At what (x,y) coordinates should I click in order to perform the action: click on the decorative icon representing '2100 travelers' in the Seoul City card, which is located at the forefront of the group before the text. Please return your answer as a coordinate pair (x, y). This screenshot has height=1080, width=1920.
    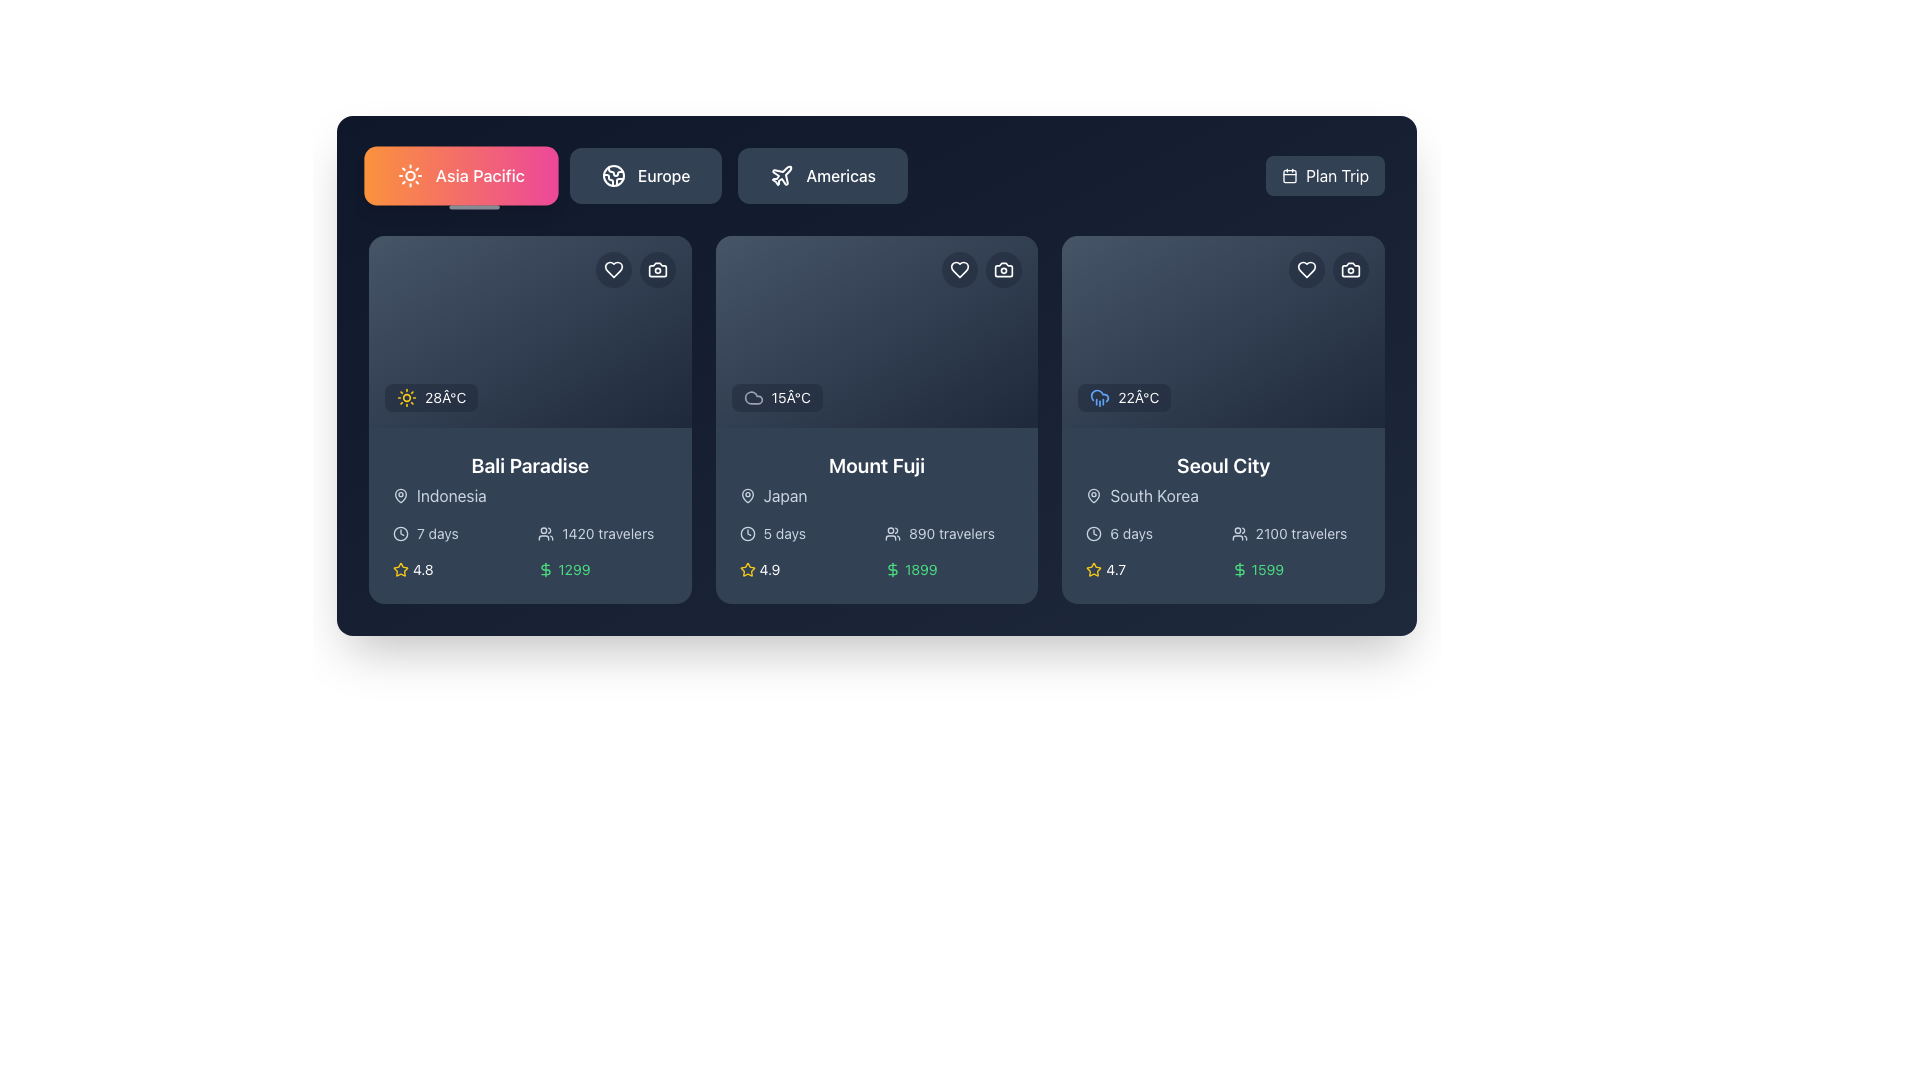
    Looking at the image, I should click on (1238, 532).